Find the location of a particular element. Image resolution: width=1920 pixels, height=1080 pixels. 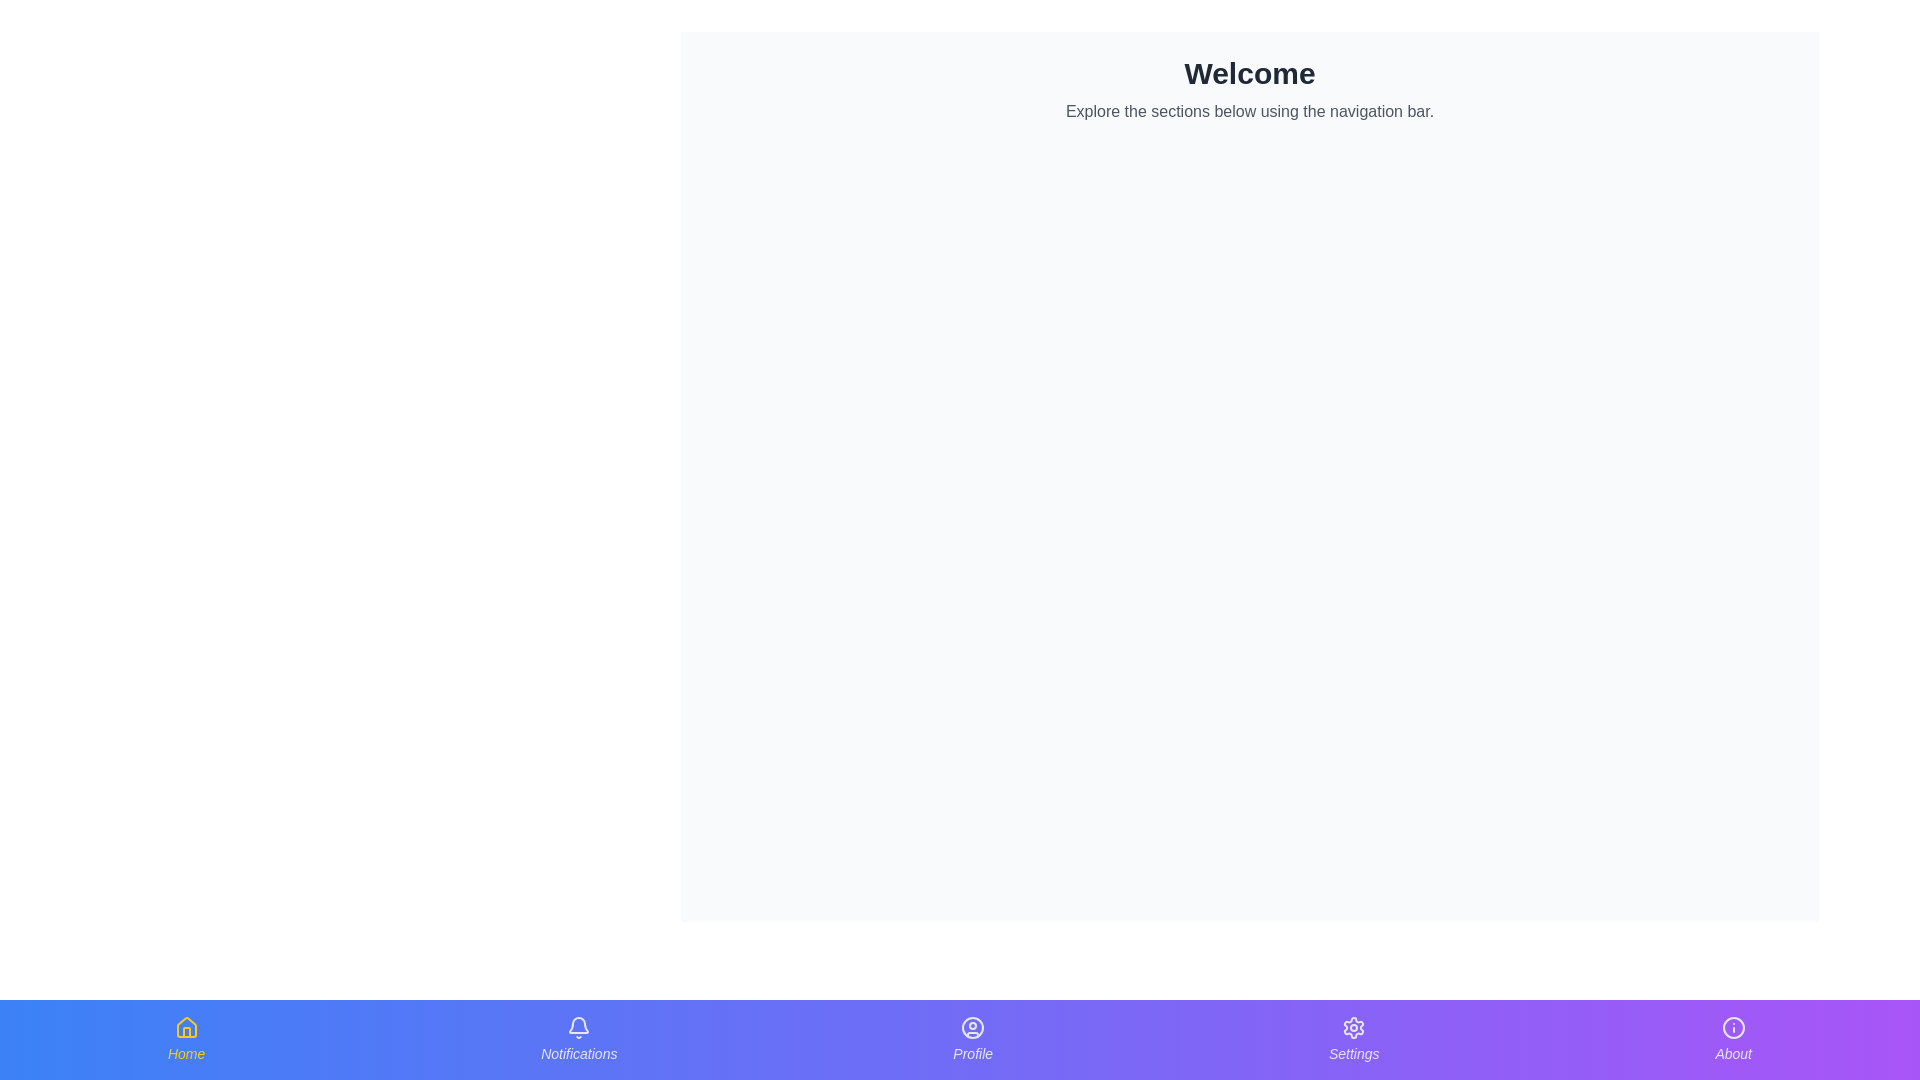

the 'Profile' text label located in the bottom navigation bar, which is the fourth item from the left and is styled in a small font size is located at coordinates (973, 1052).